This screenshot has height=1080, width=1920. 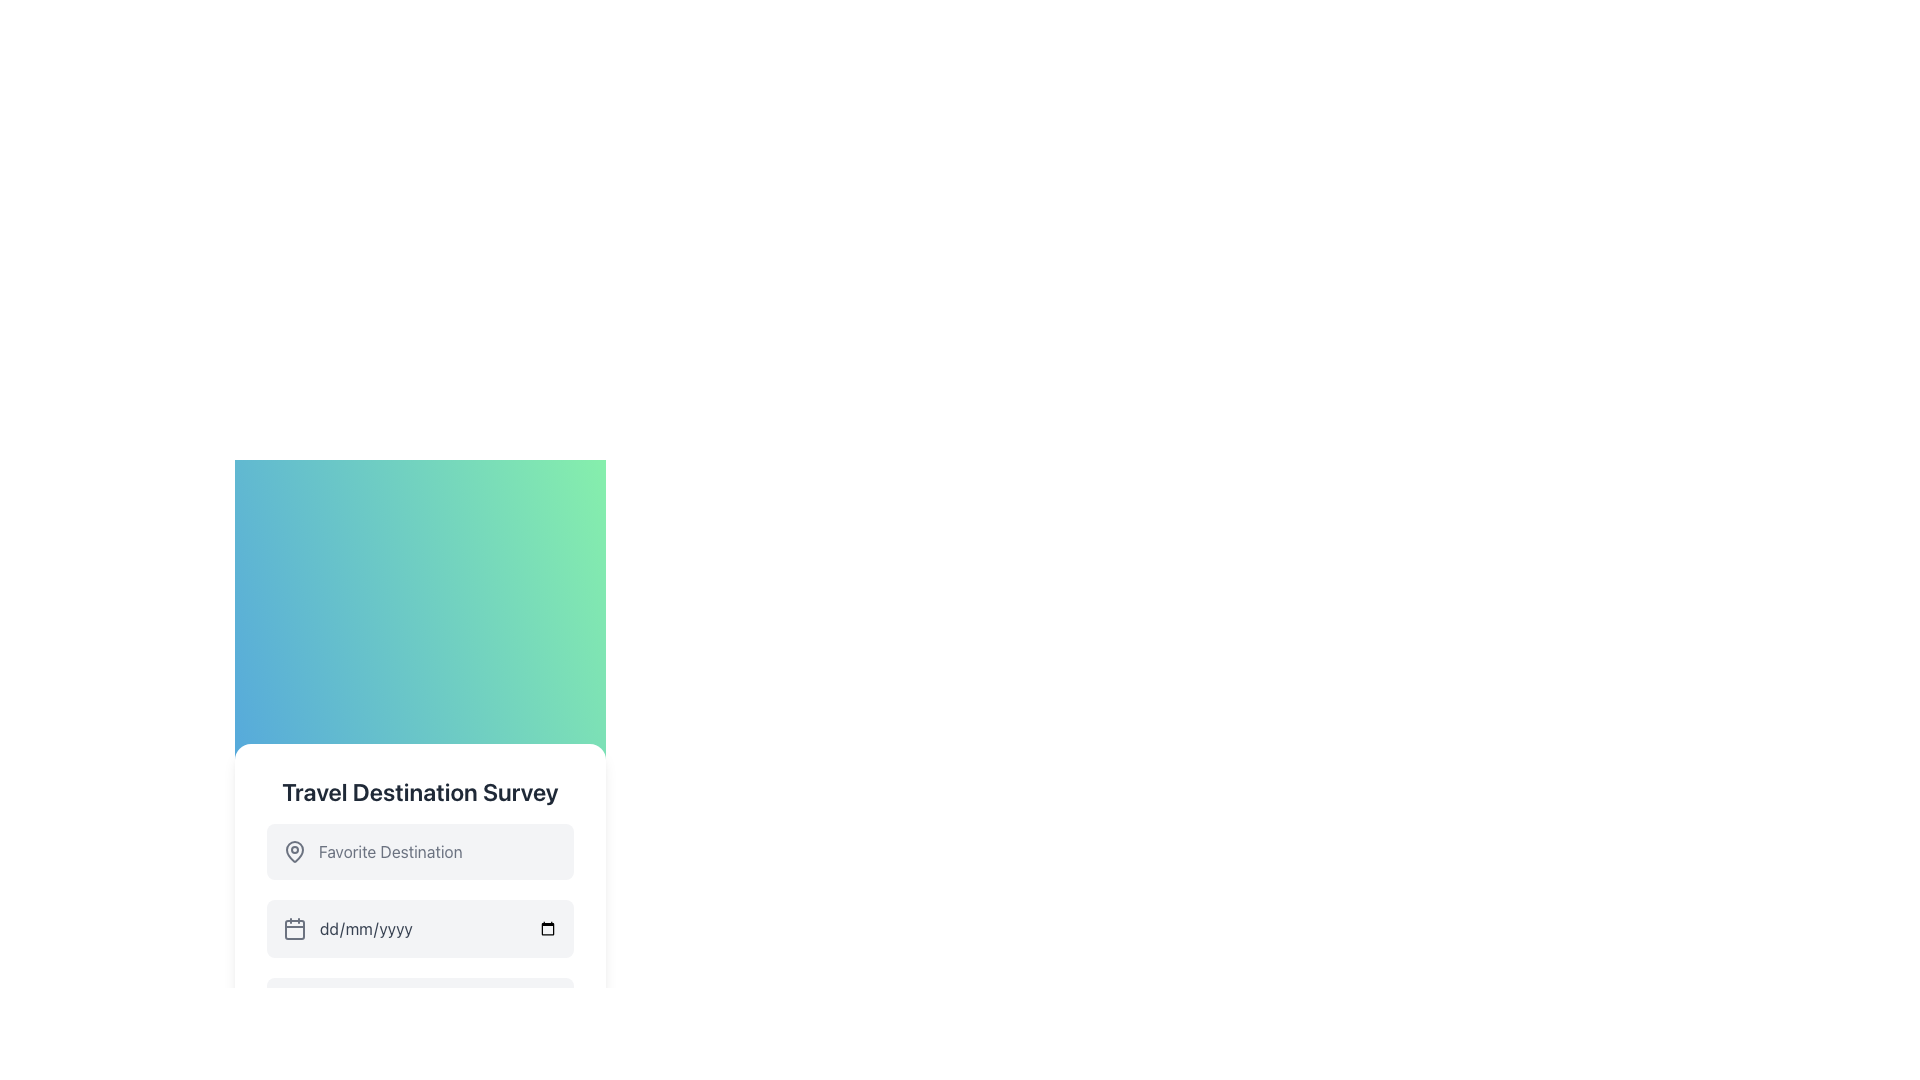 I want to click on the gray border of the map pin icon that is positioned to the left of the text 'Favorite Destination', so click(x=293, y=851).